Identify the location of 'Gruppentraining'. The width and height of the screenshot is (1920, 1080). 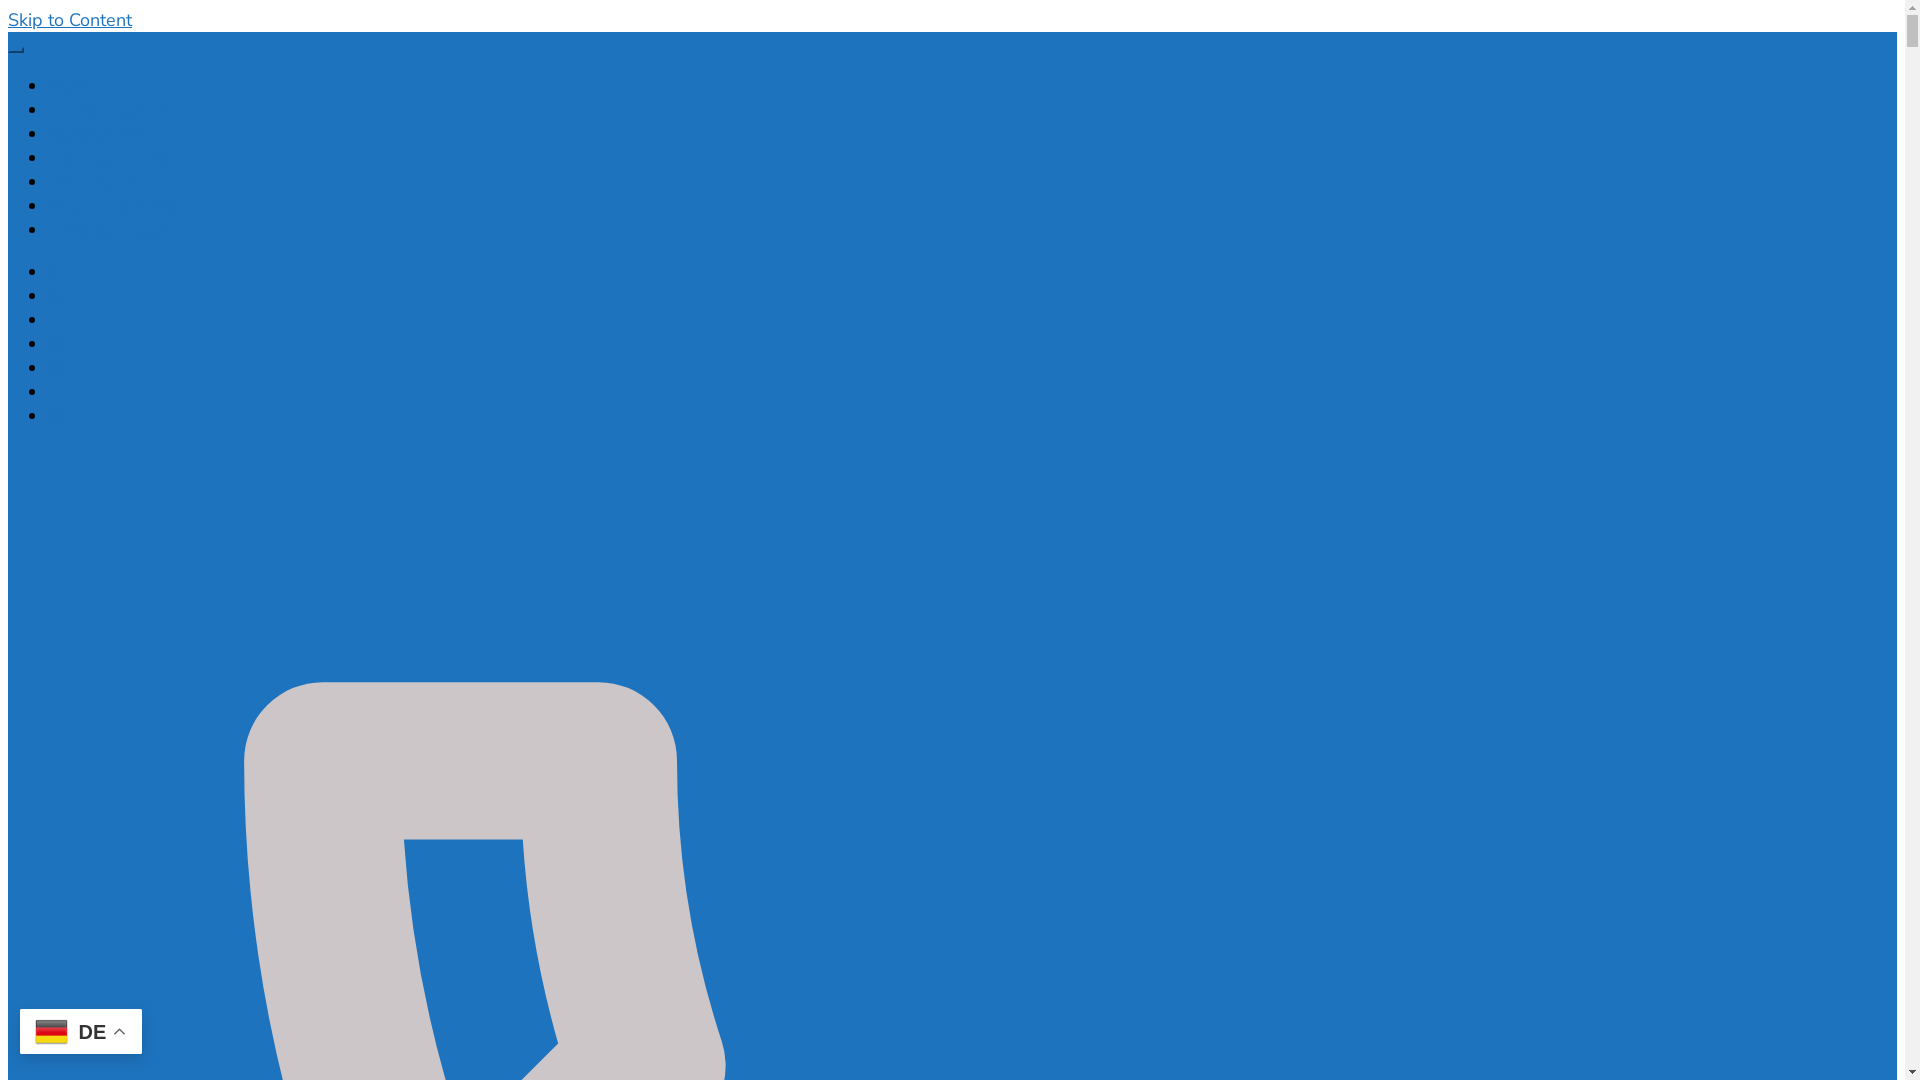
(113, 205).